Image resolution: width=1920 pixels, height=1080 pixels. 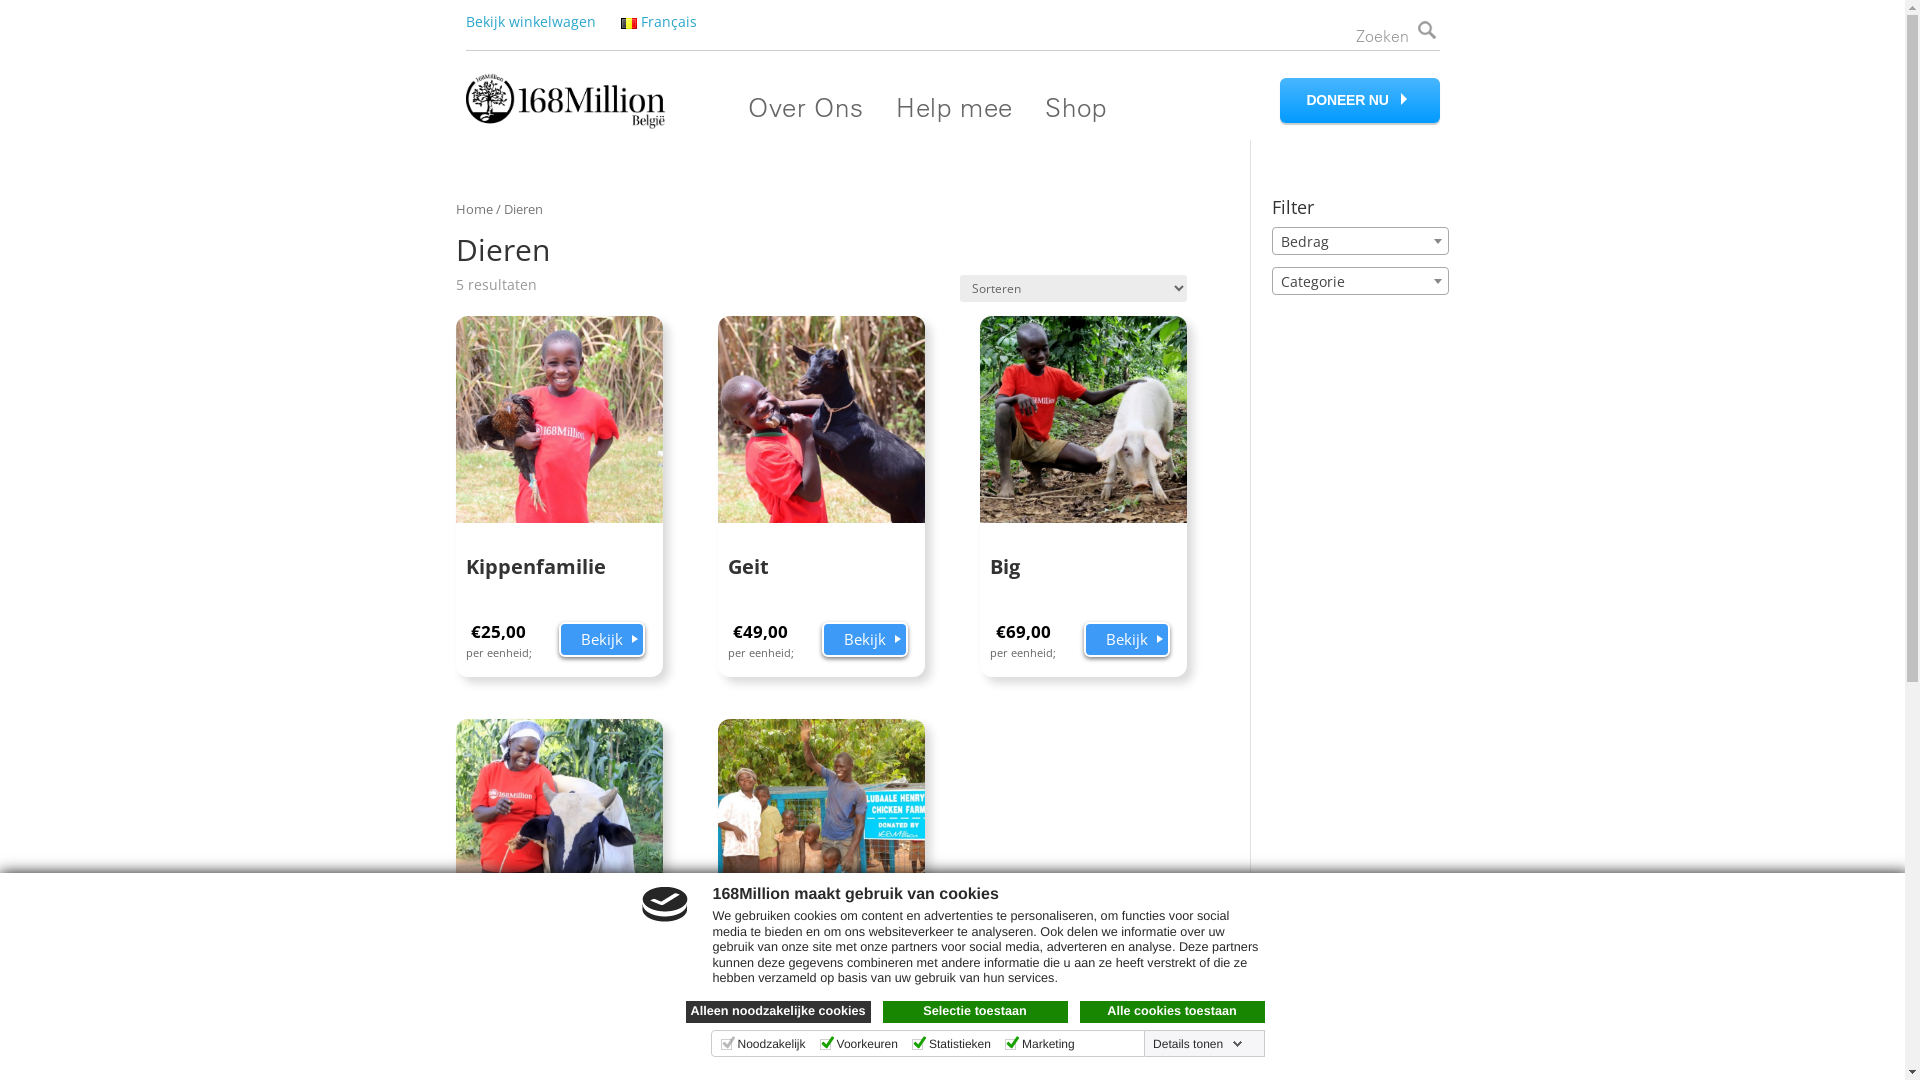 I want to click on 'Selectie toestaan', so click(x=974, y=1011).